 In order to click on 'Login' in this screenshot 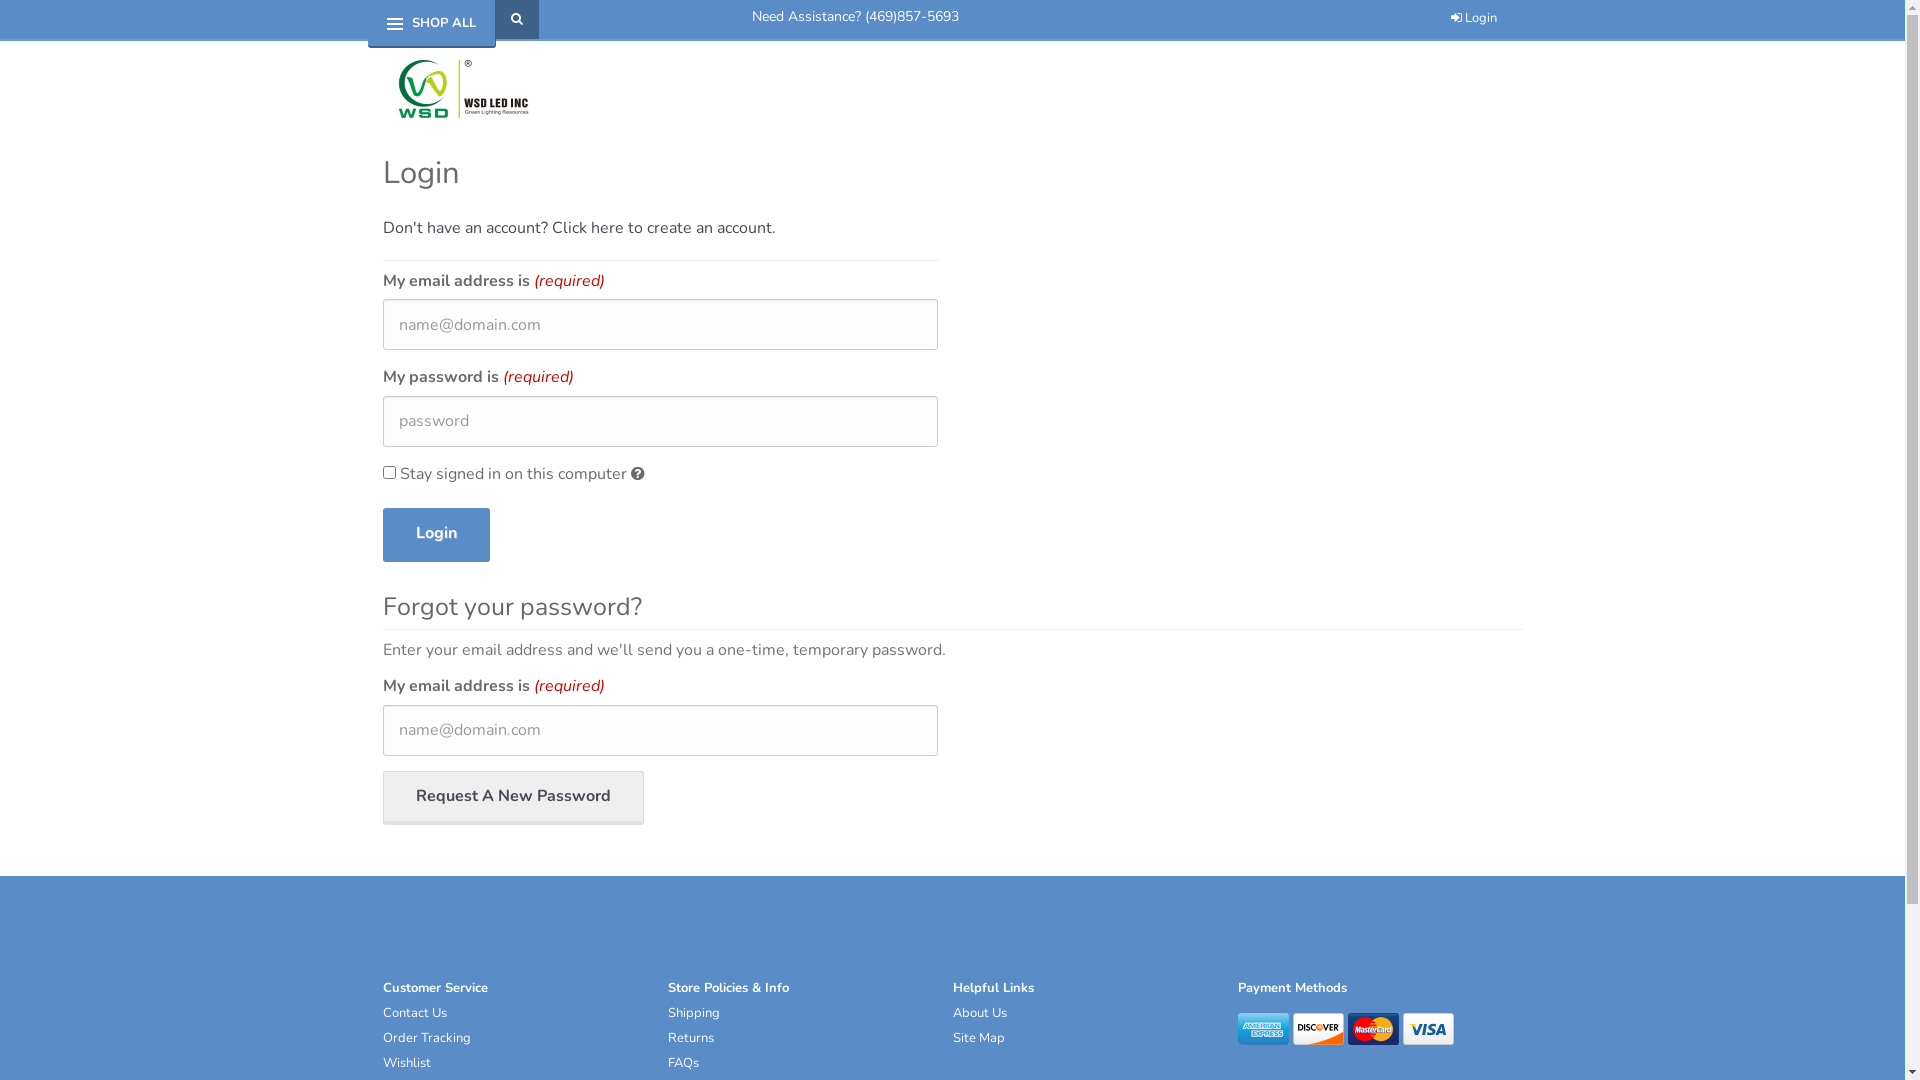, I will do `click(1473, 18)`.